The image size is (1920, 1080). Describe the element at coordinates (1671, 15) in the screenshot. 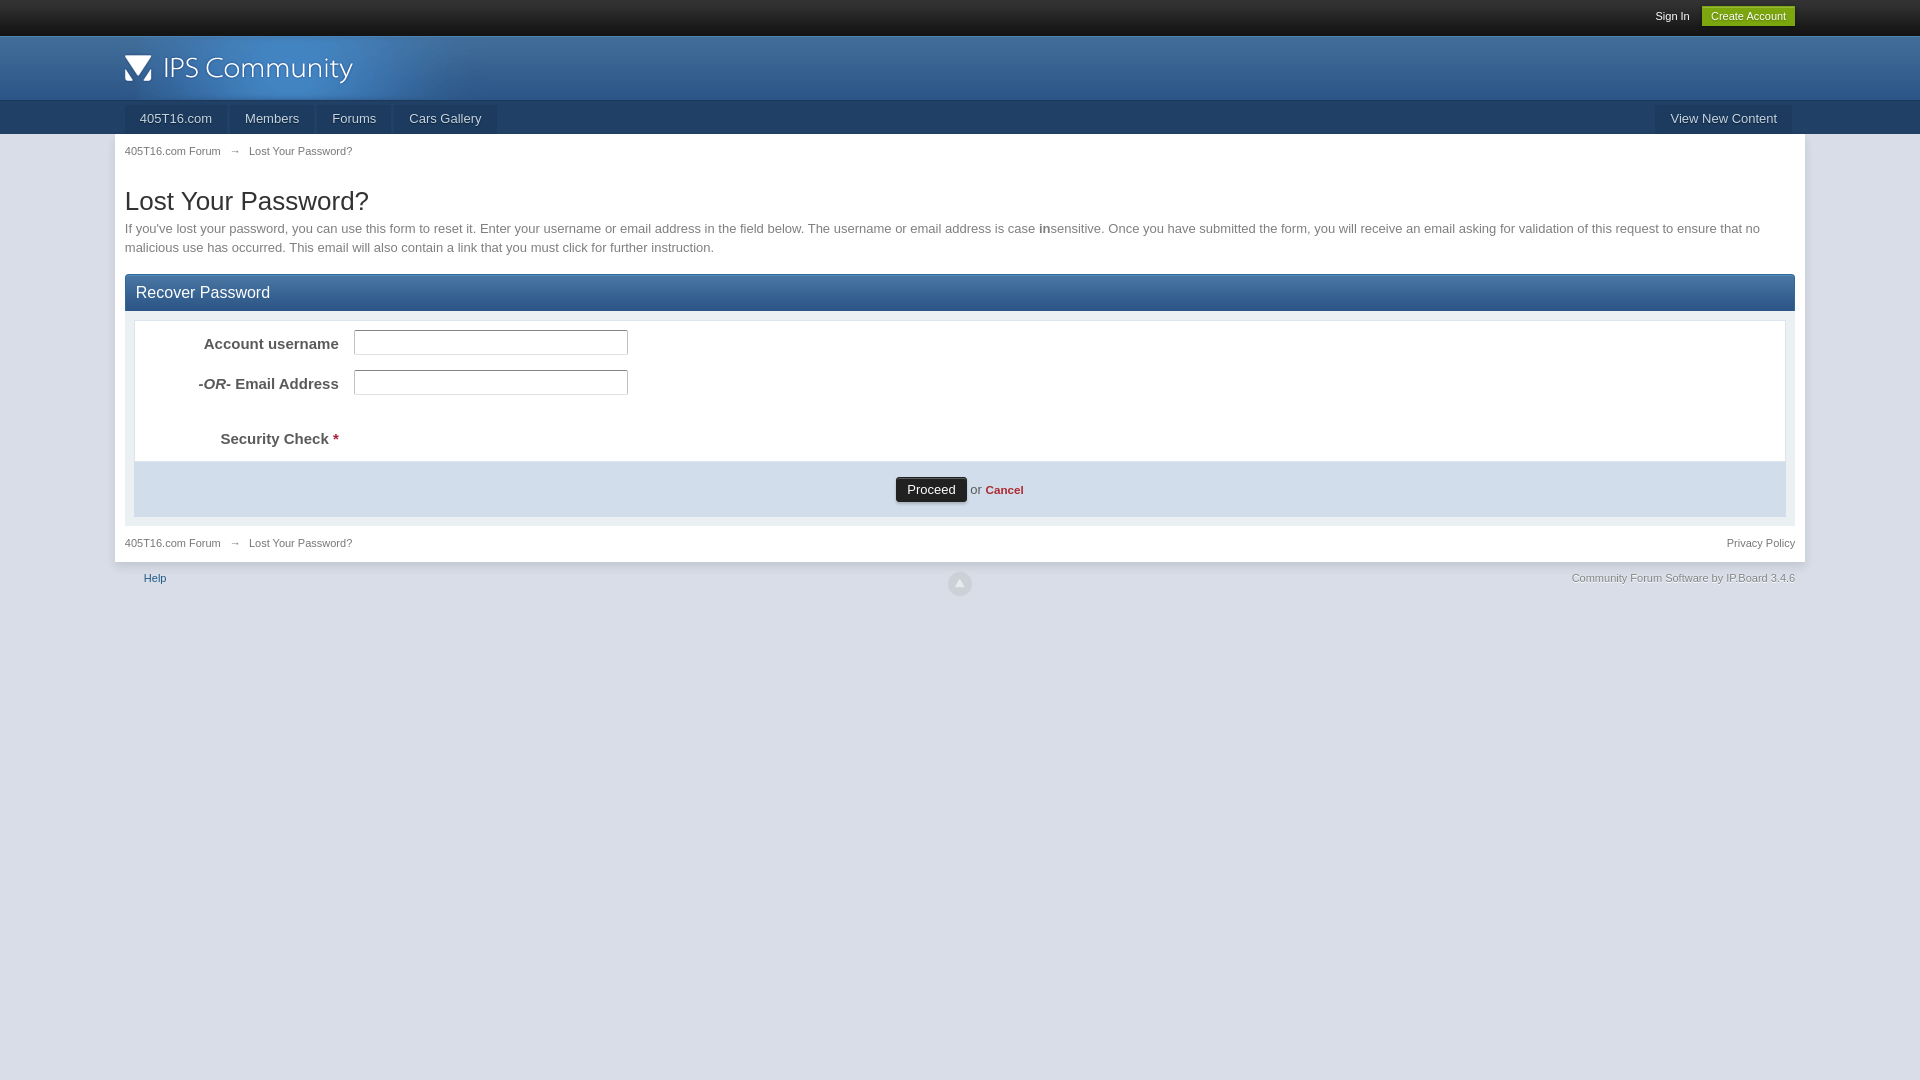

I see `'Sign In'` at that location.